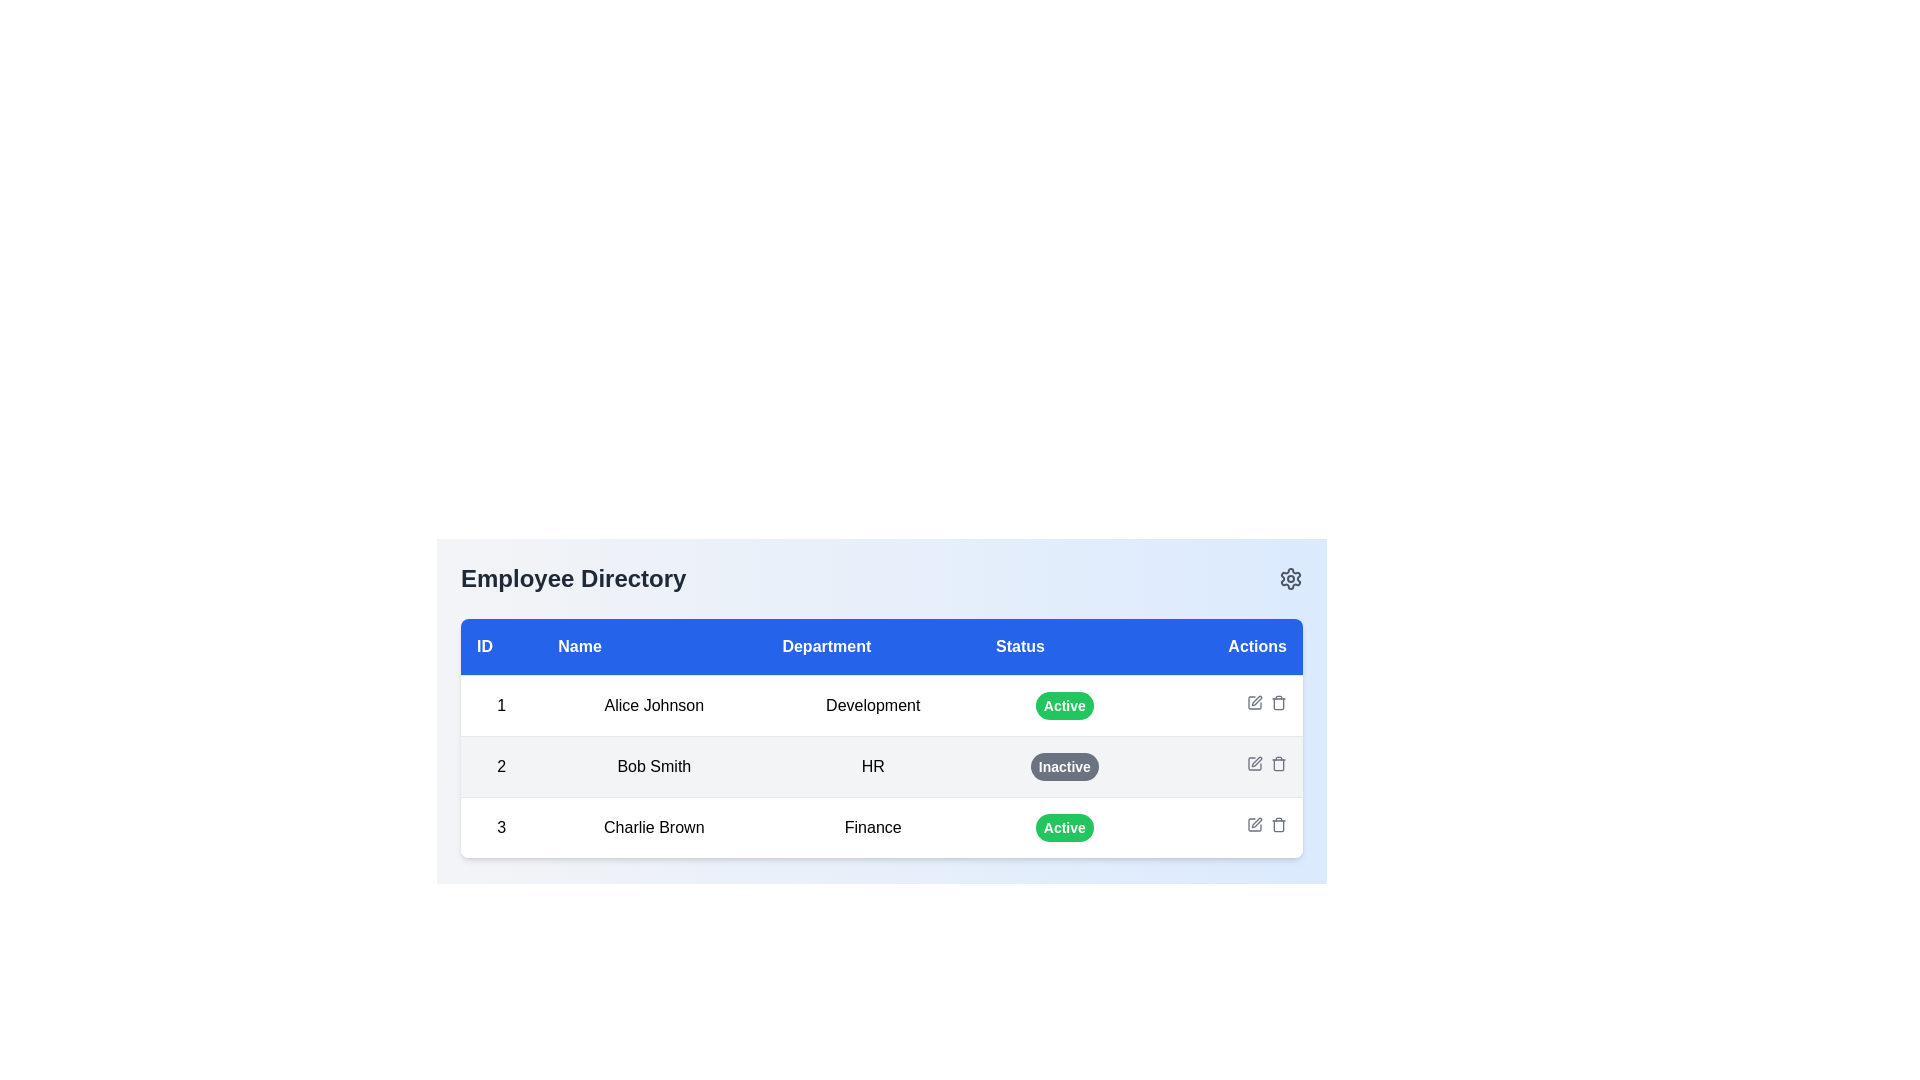 The height and width of the screenshot is (1080, 1920). What do you see at coordinates (1253, 701) in the screenshot?
I see `the 'edit' button located in the 'Actions' column of the second row of the table` at bounding box center [1253, 701].